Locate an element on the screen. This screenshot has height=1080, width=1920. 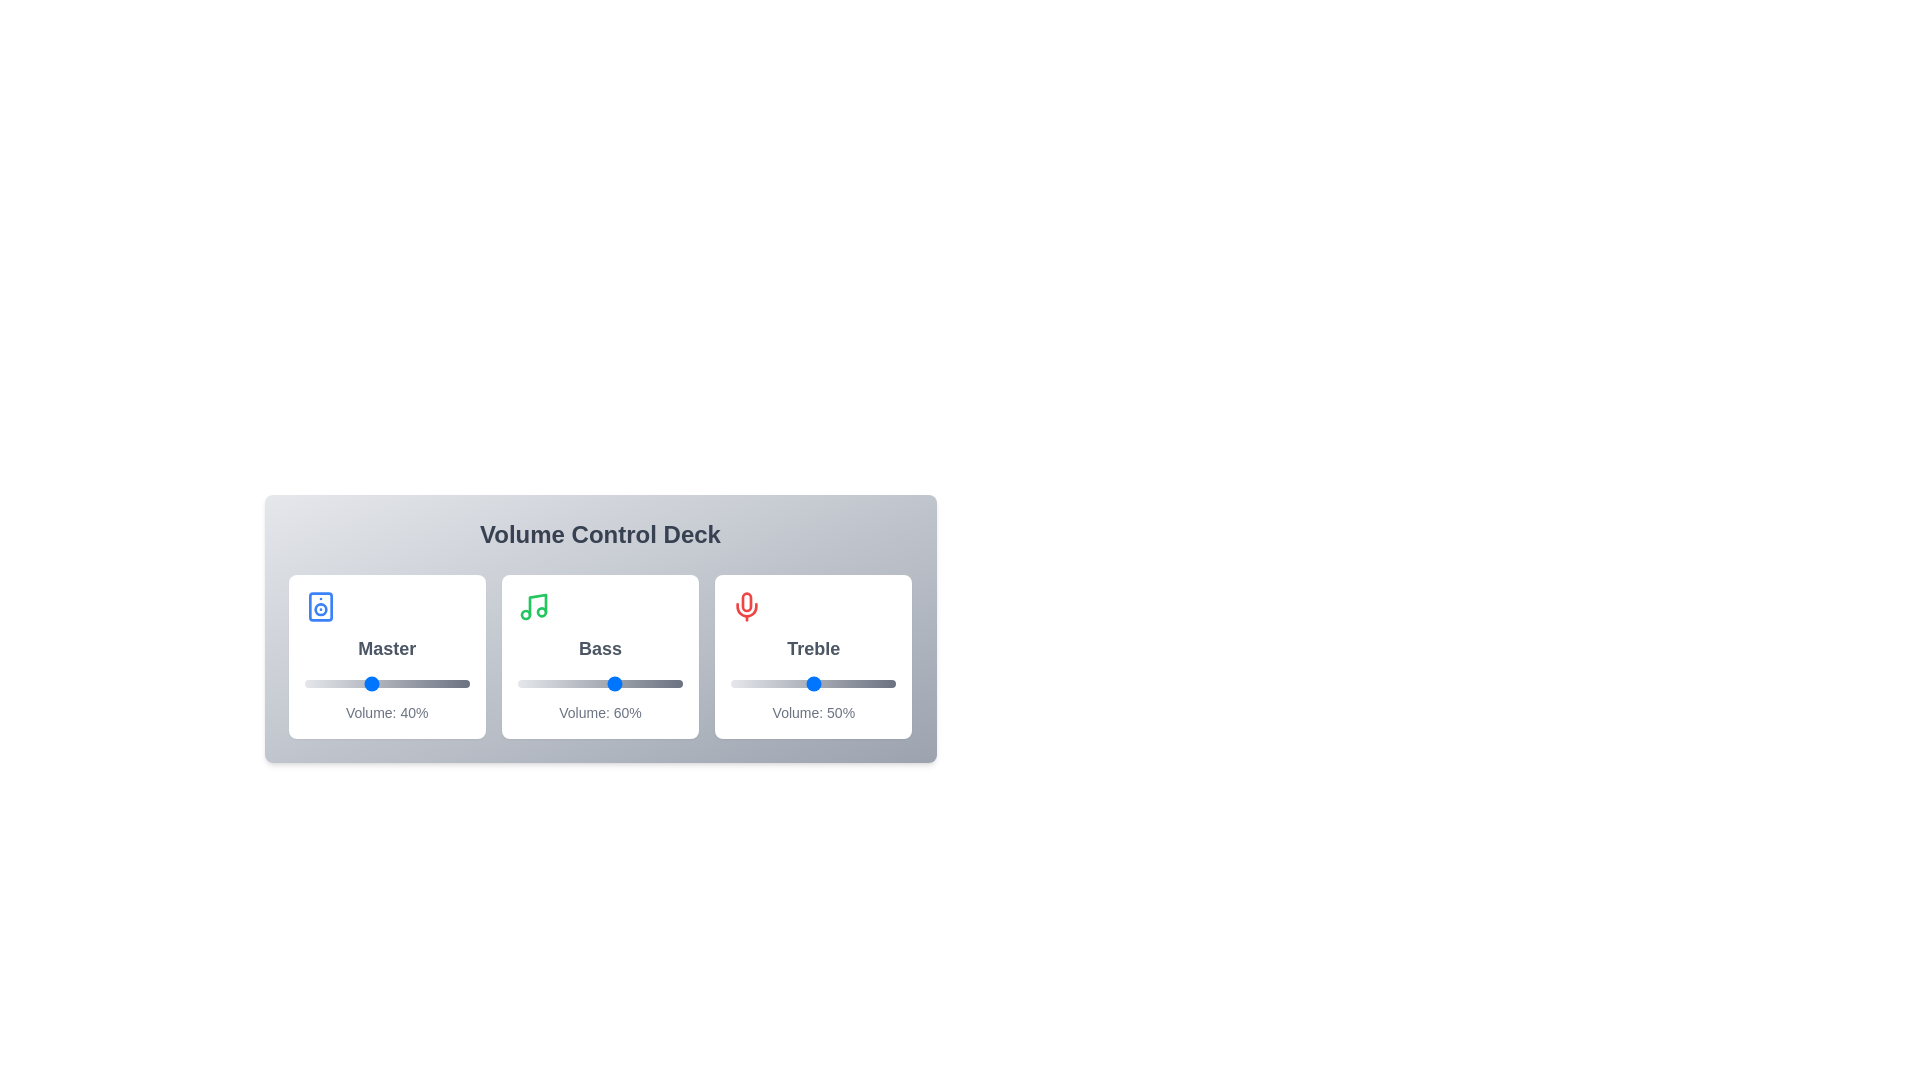
the Treble volume slider to 58% is located at coordinates (827, 682).